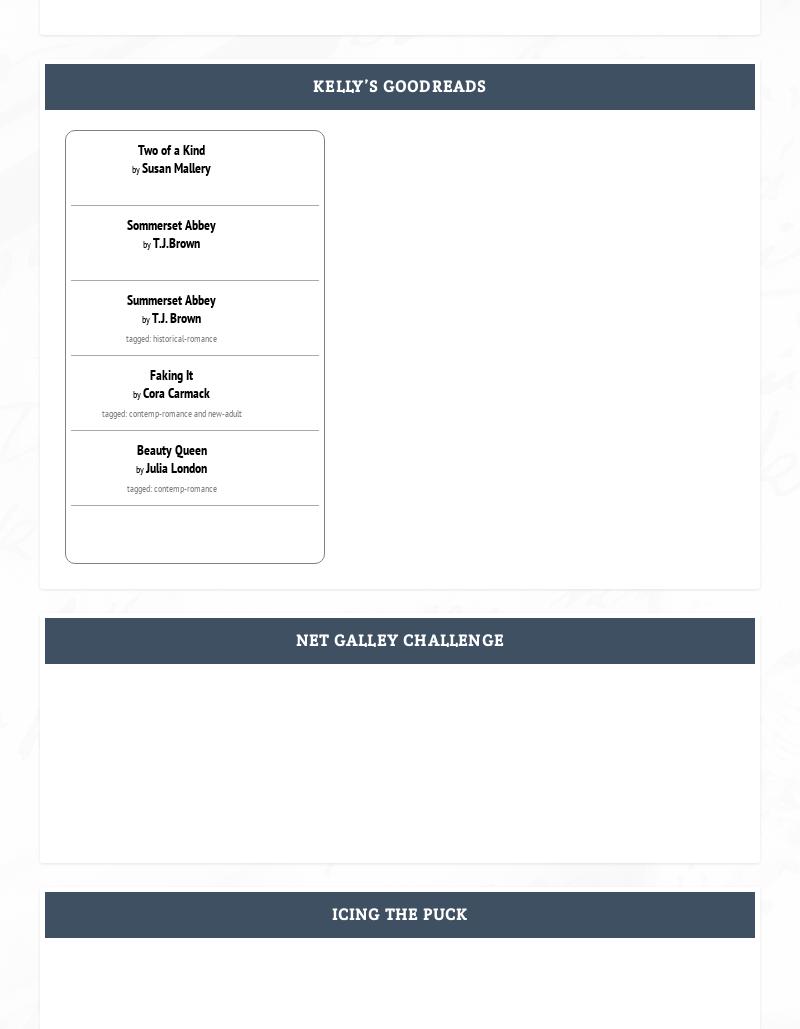  What do you see at coordinates (170, 373) in the screenshot?
I see `'Faking It'` at bounding box center [170, 373].